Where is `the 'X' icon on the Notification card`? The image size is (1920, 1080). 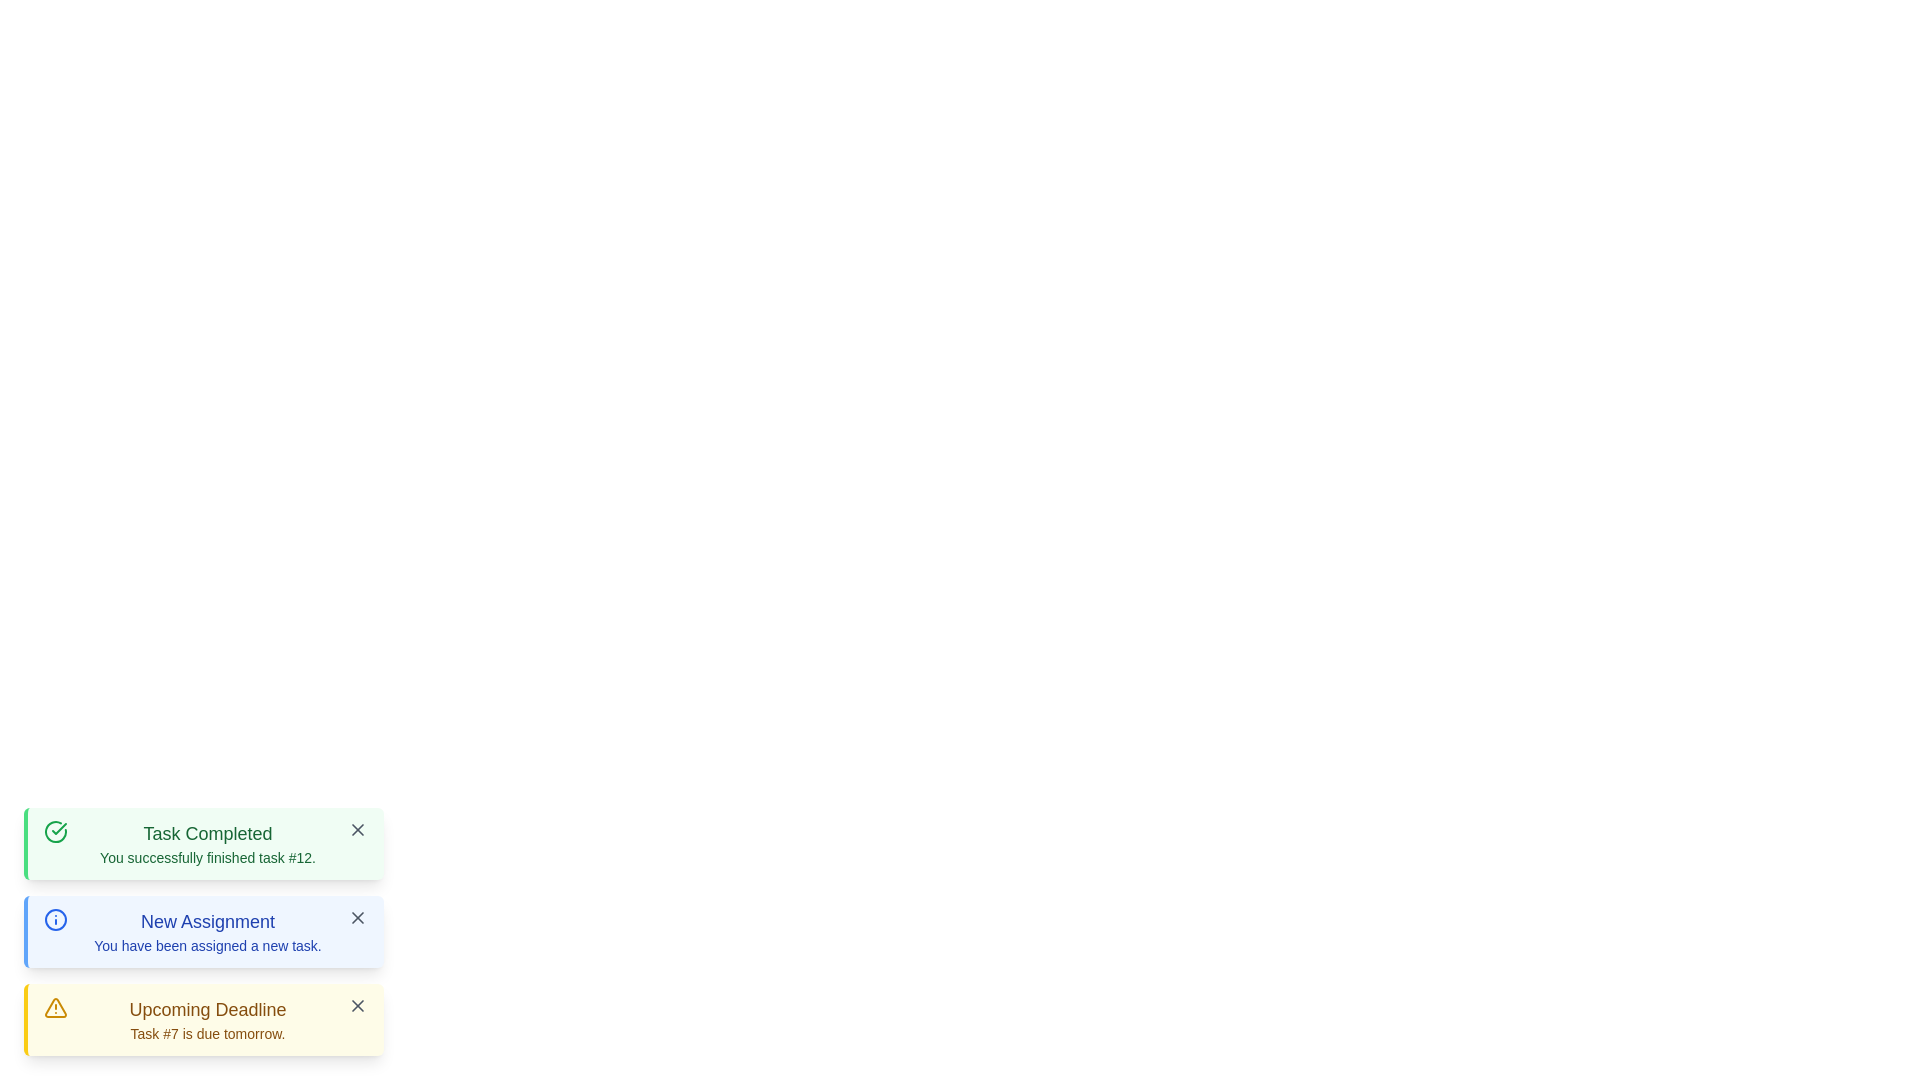
the 'X' icon on the Notification card is located at coordinates (203, 844).